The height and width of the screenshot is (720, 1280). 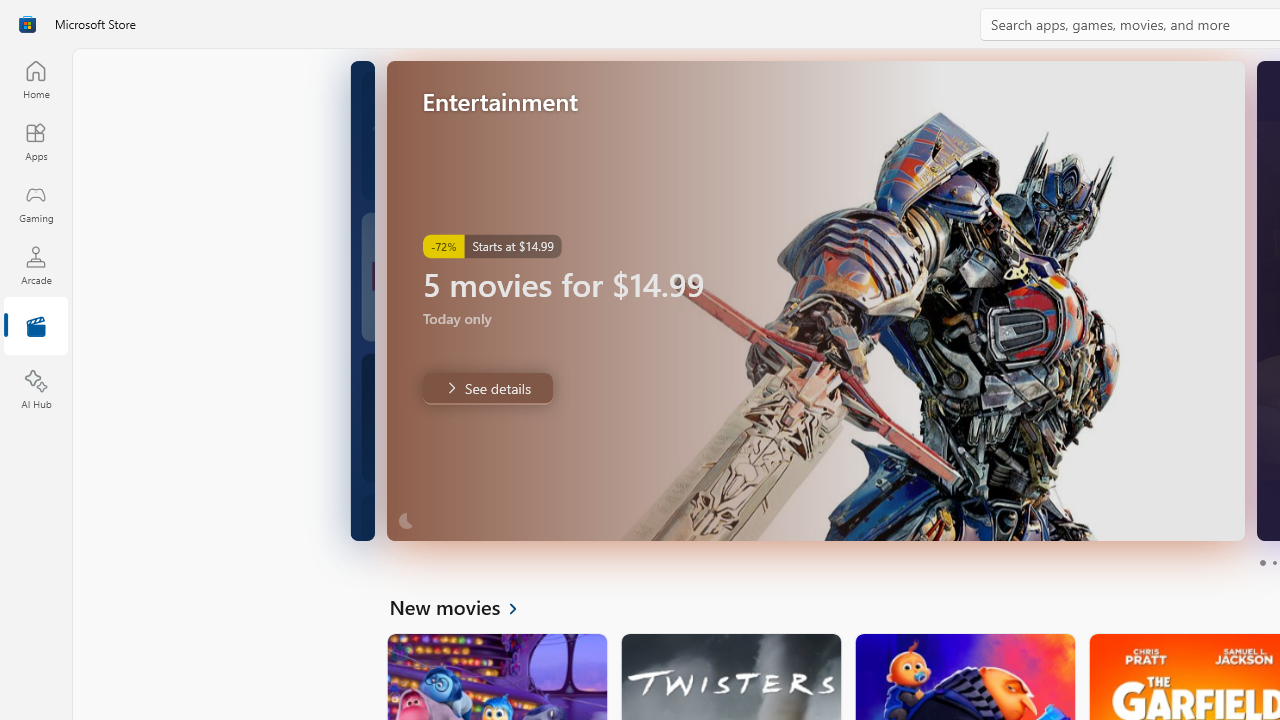 What do you see at coordinates (35, 390) in the screenshot?
I see `'AI Hub'` at bounding box center [35, 390].